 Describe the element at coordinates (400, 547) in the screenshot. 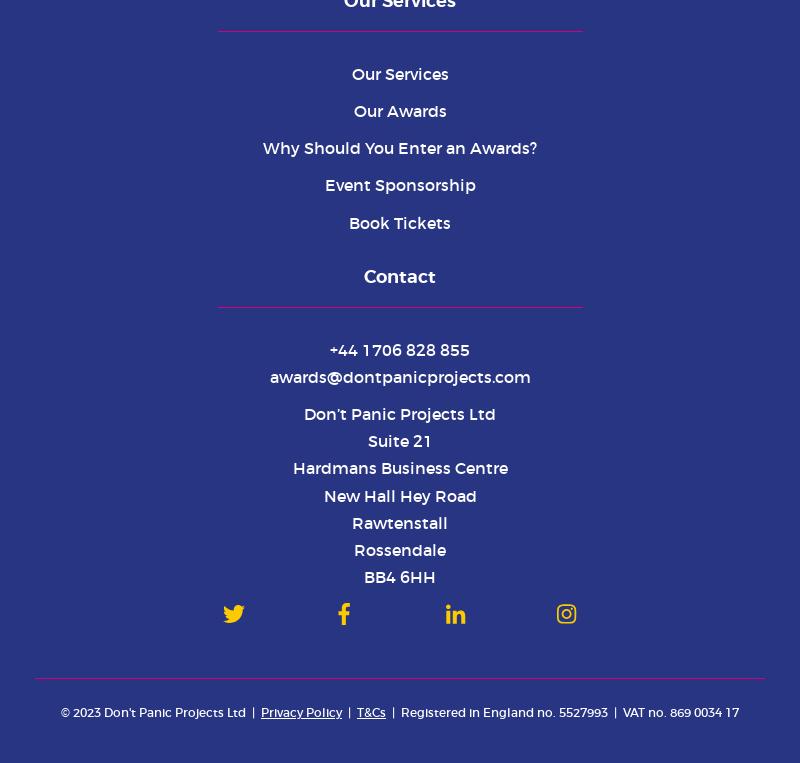

I see `'Rossendale'` at that location.